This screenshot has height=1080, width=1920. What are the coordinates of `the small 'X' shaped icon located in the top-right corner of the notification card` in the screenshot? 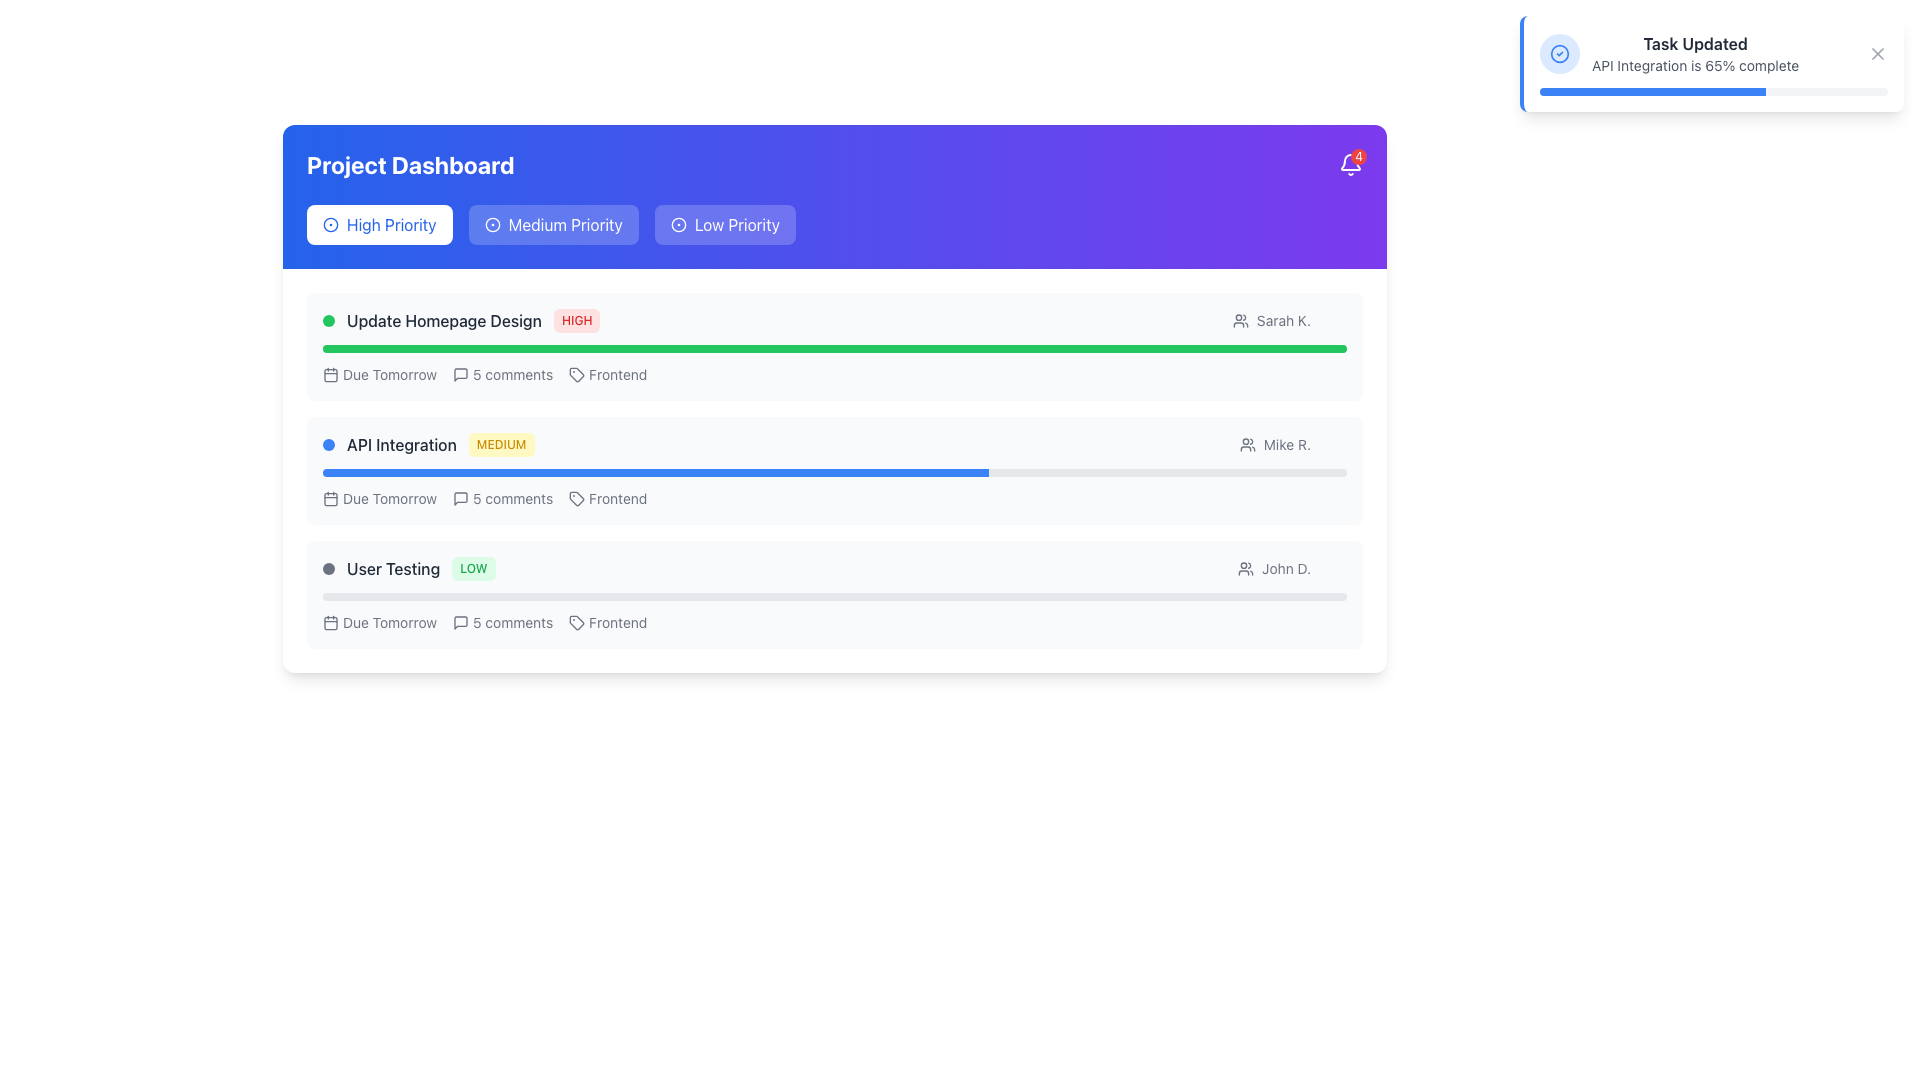 It's located at (1876, 53).